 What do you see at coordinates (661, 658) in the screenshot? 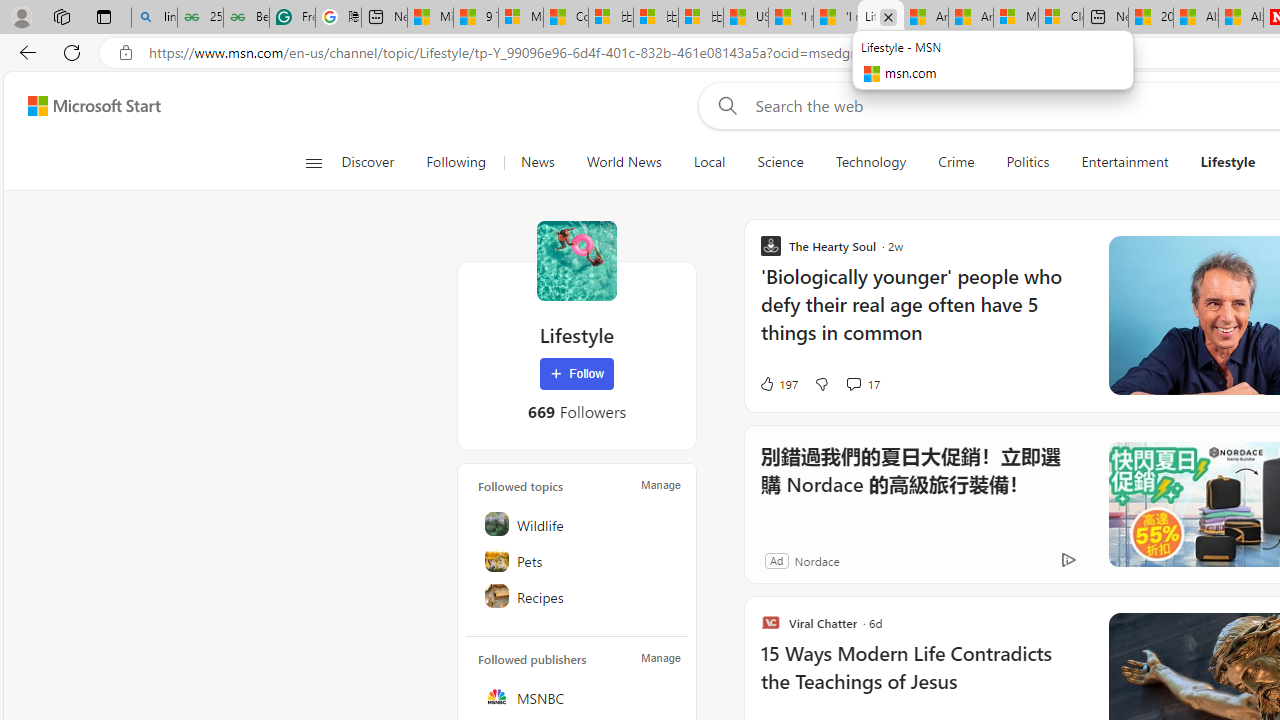
I see `'Manage'` at bounding box center [661, 658].